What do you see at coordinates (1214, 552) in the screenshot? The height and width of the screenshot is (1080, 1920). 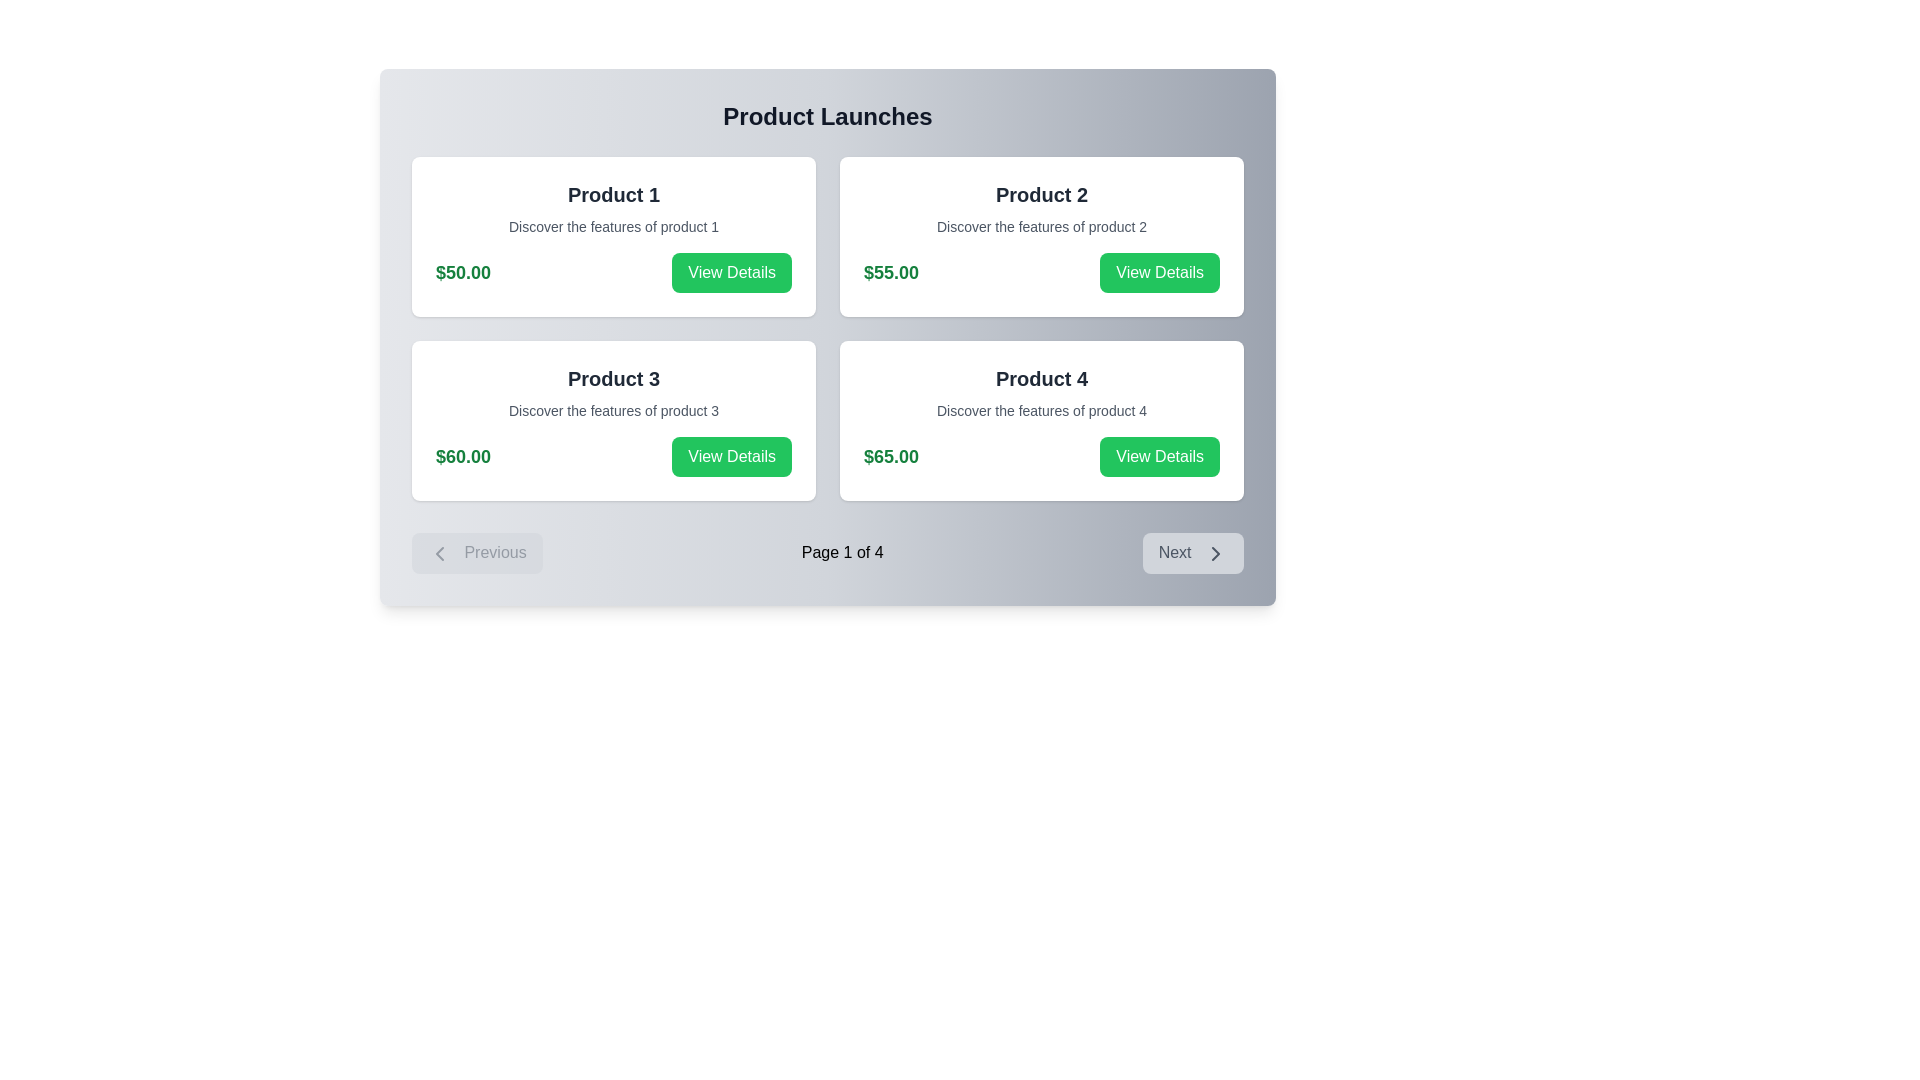 I see `the right-arrow chevron icon located on the rightmost side of the 'Next' button with a gray background and rounded edges` at bounding box center [1214, 552].